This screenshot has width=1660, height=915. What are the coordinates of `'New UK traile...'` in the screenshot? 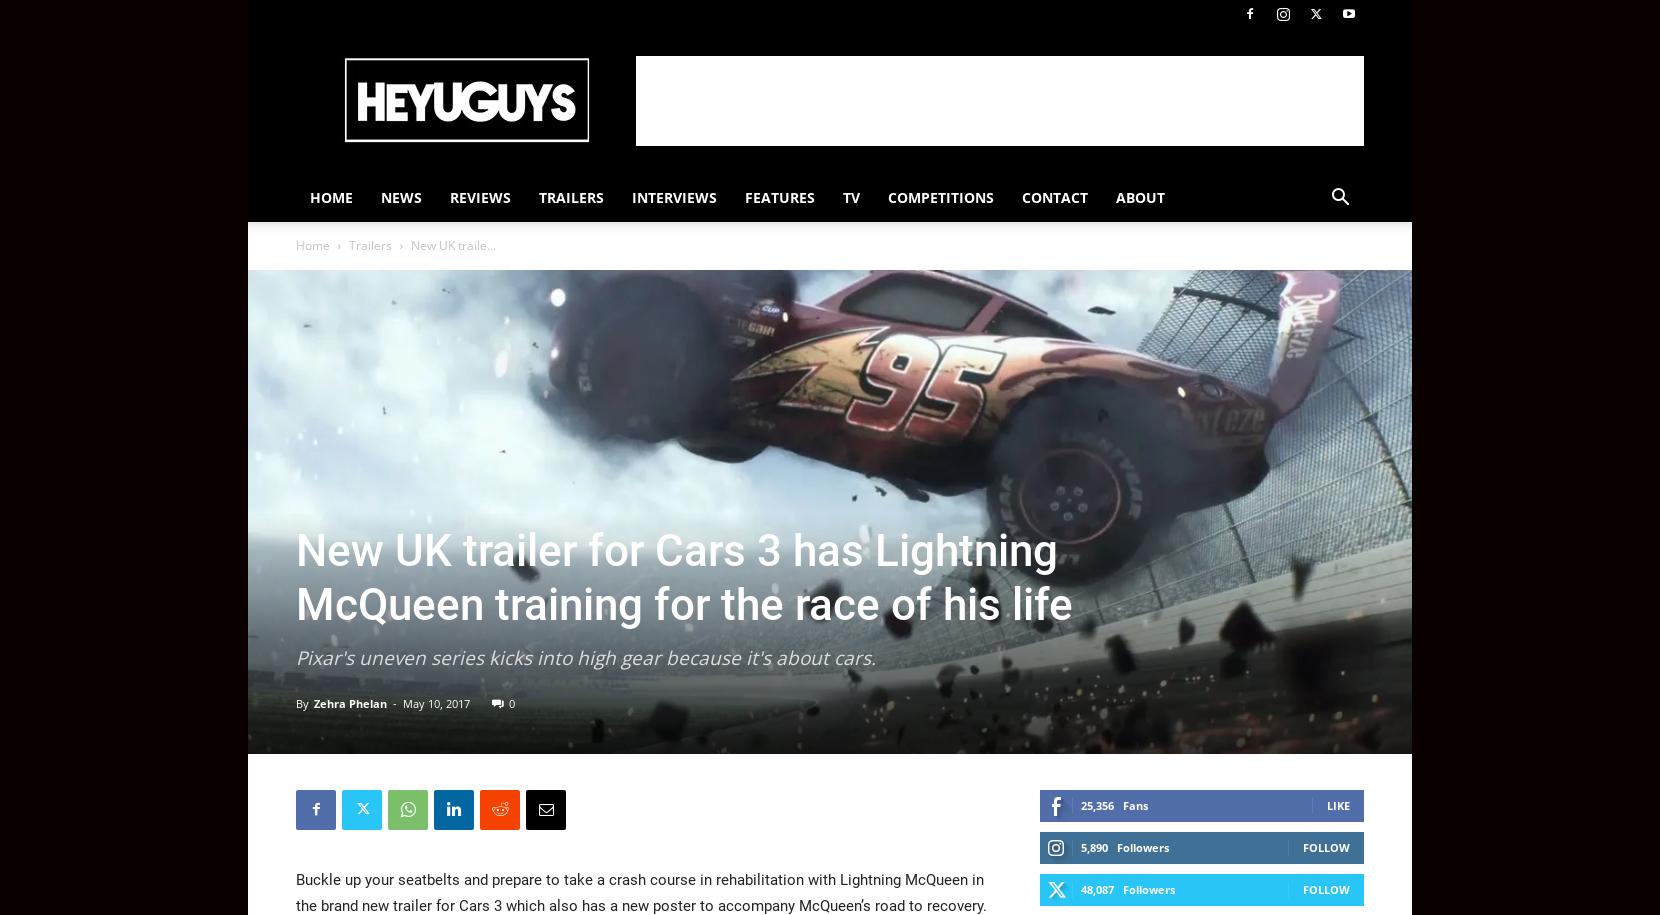 It's located at (452, 245).